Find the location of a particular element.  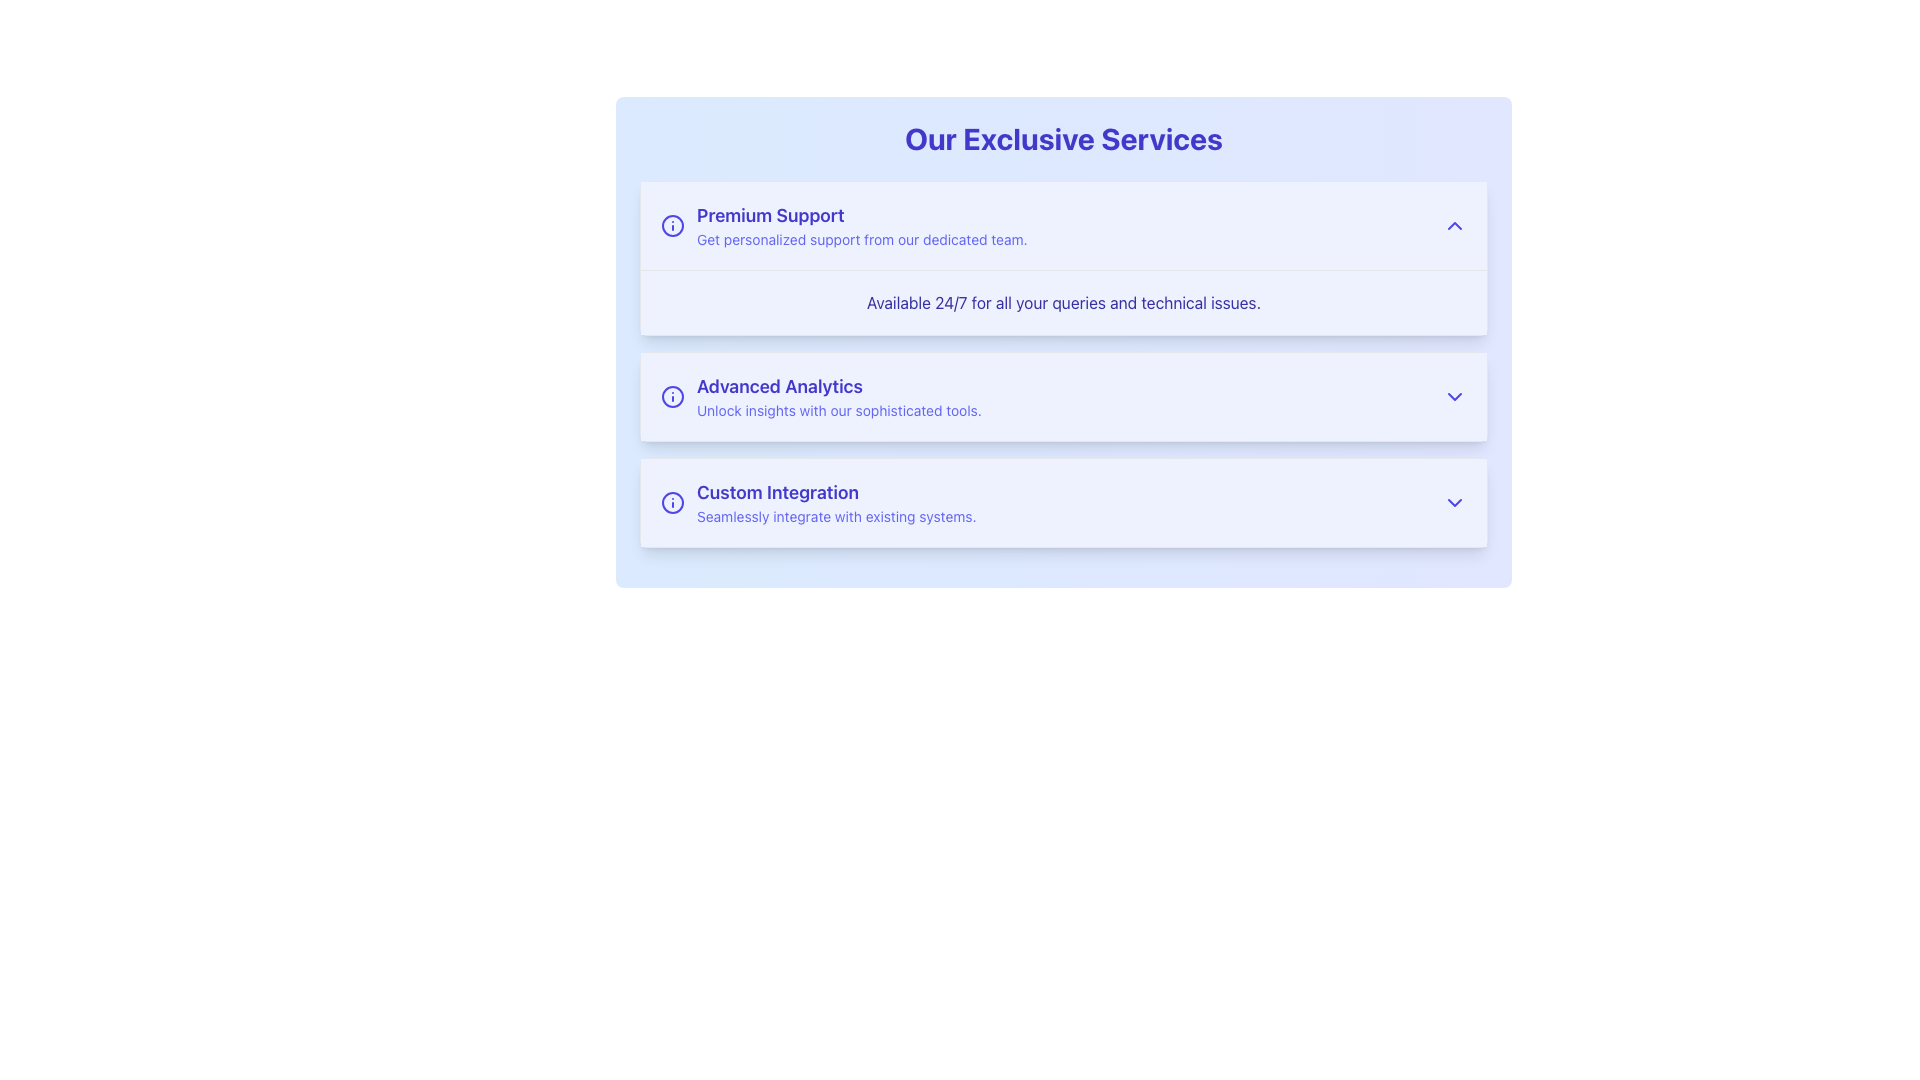

text displayed in the Text Label element that shows 'Our Exclusive Services' in bold, large-sized typography is located at coordinates (1063, 137).